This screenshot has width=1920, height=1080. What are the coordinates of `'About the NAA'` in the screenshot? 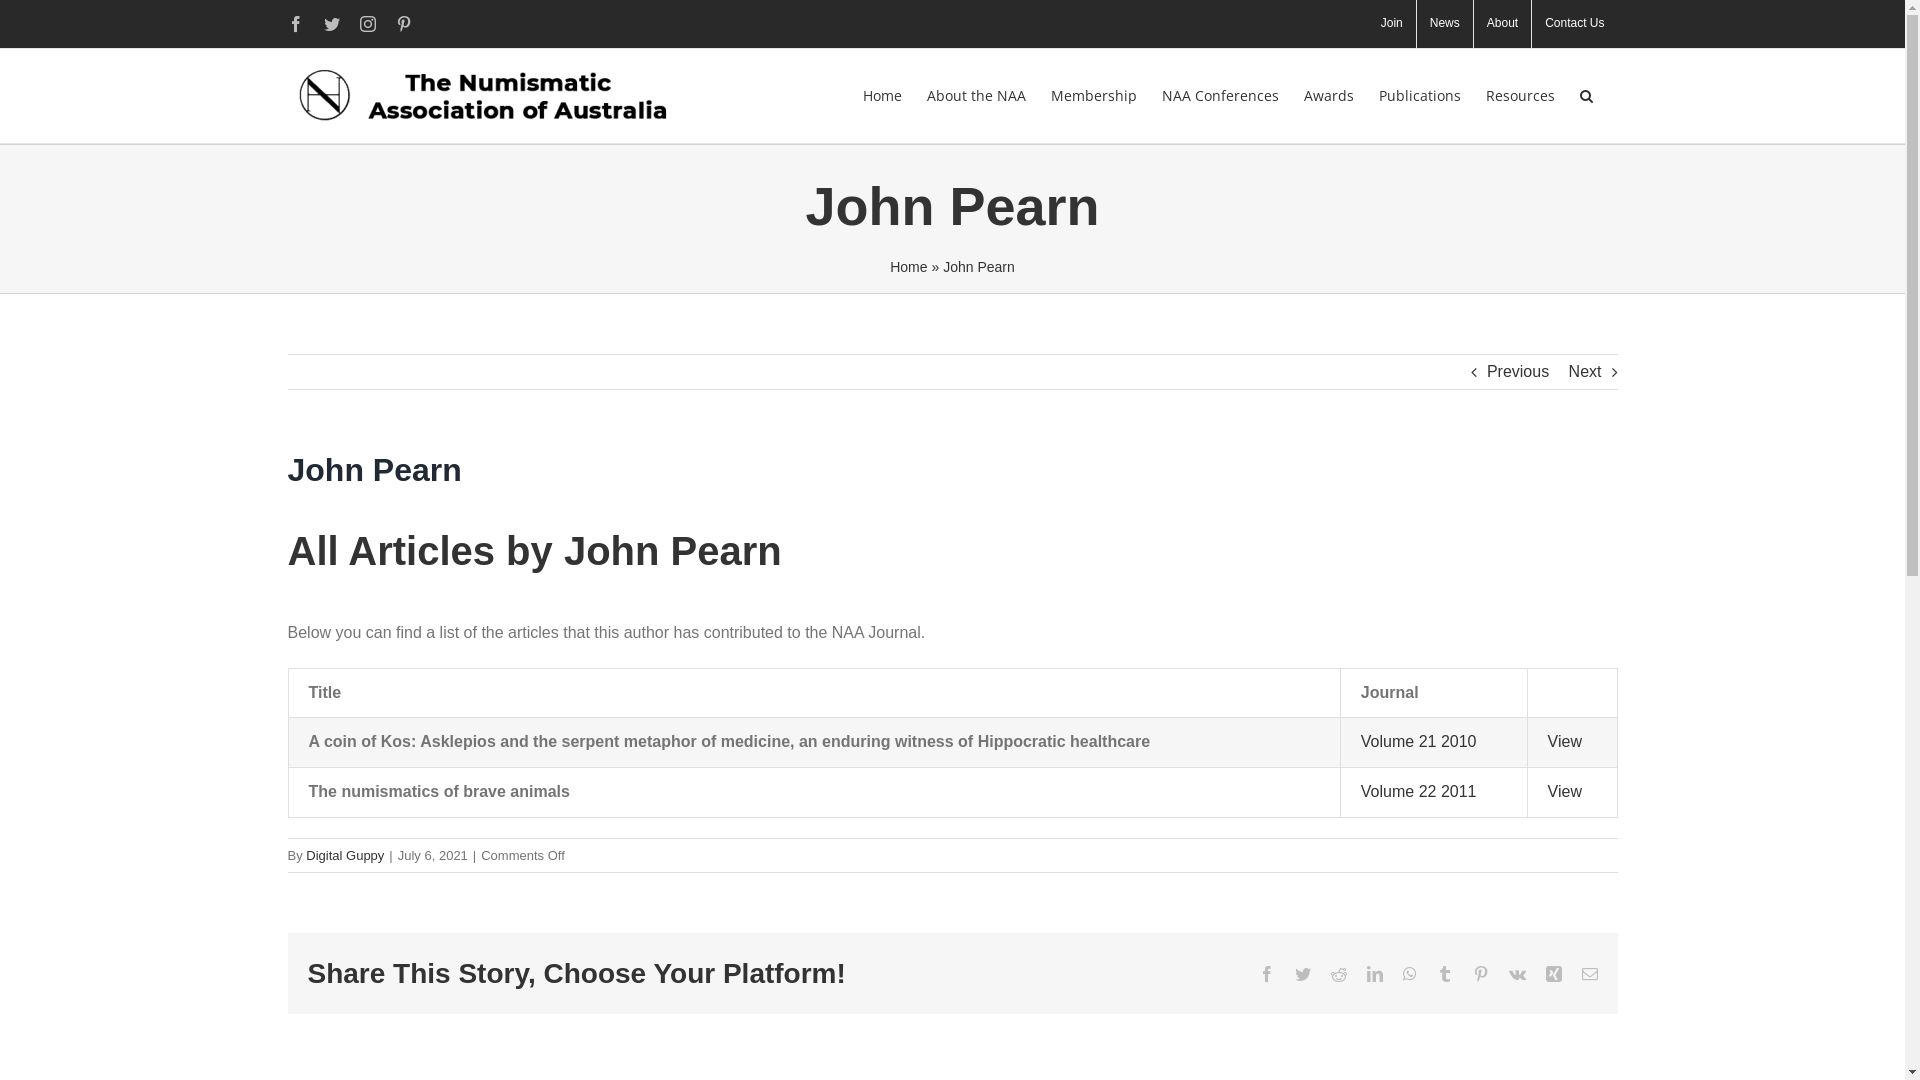 It's located at (975, 96).